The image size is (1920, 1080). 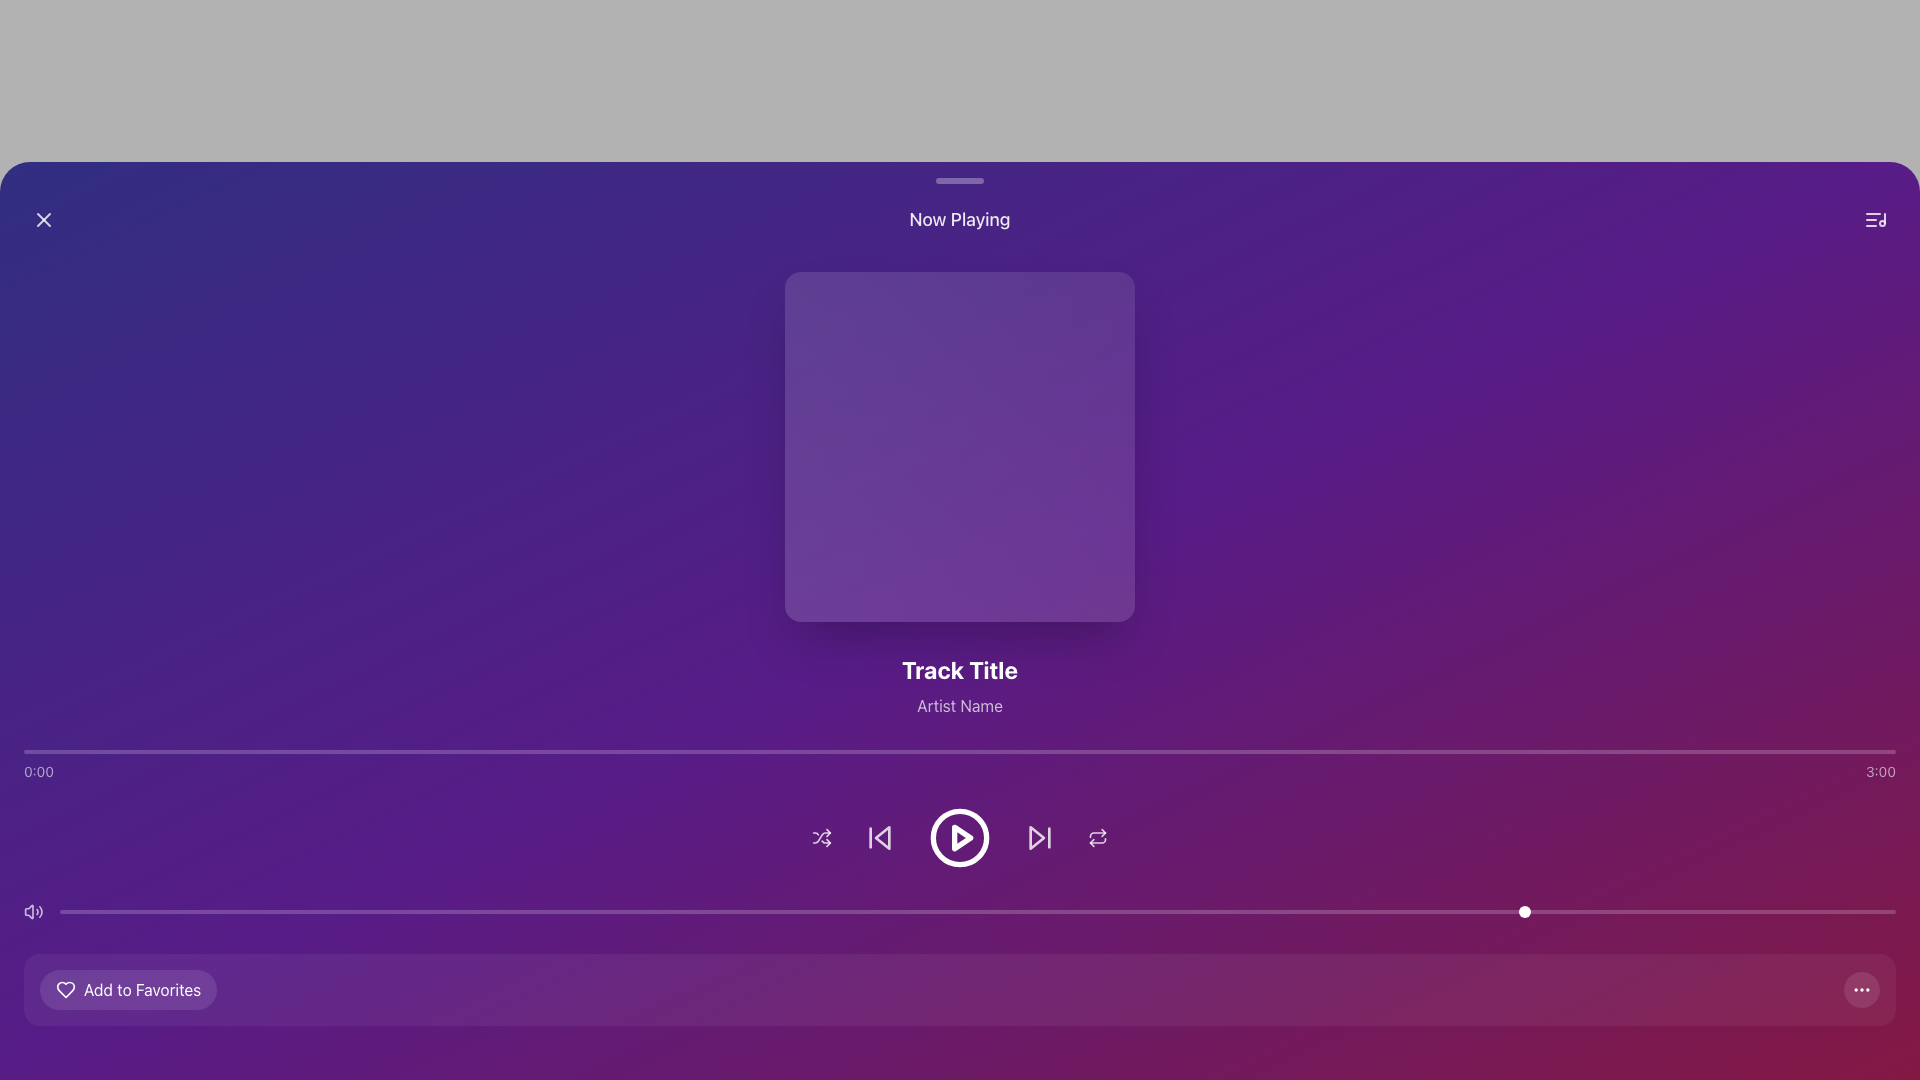 What do you see at coordinates (425, 911) in the screenshot?
I see `the slider value` at bounding box center [425, 911].